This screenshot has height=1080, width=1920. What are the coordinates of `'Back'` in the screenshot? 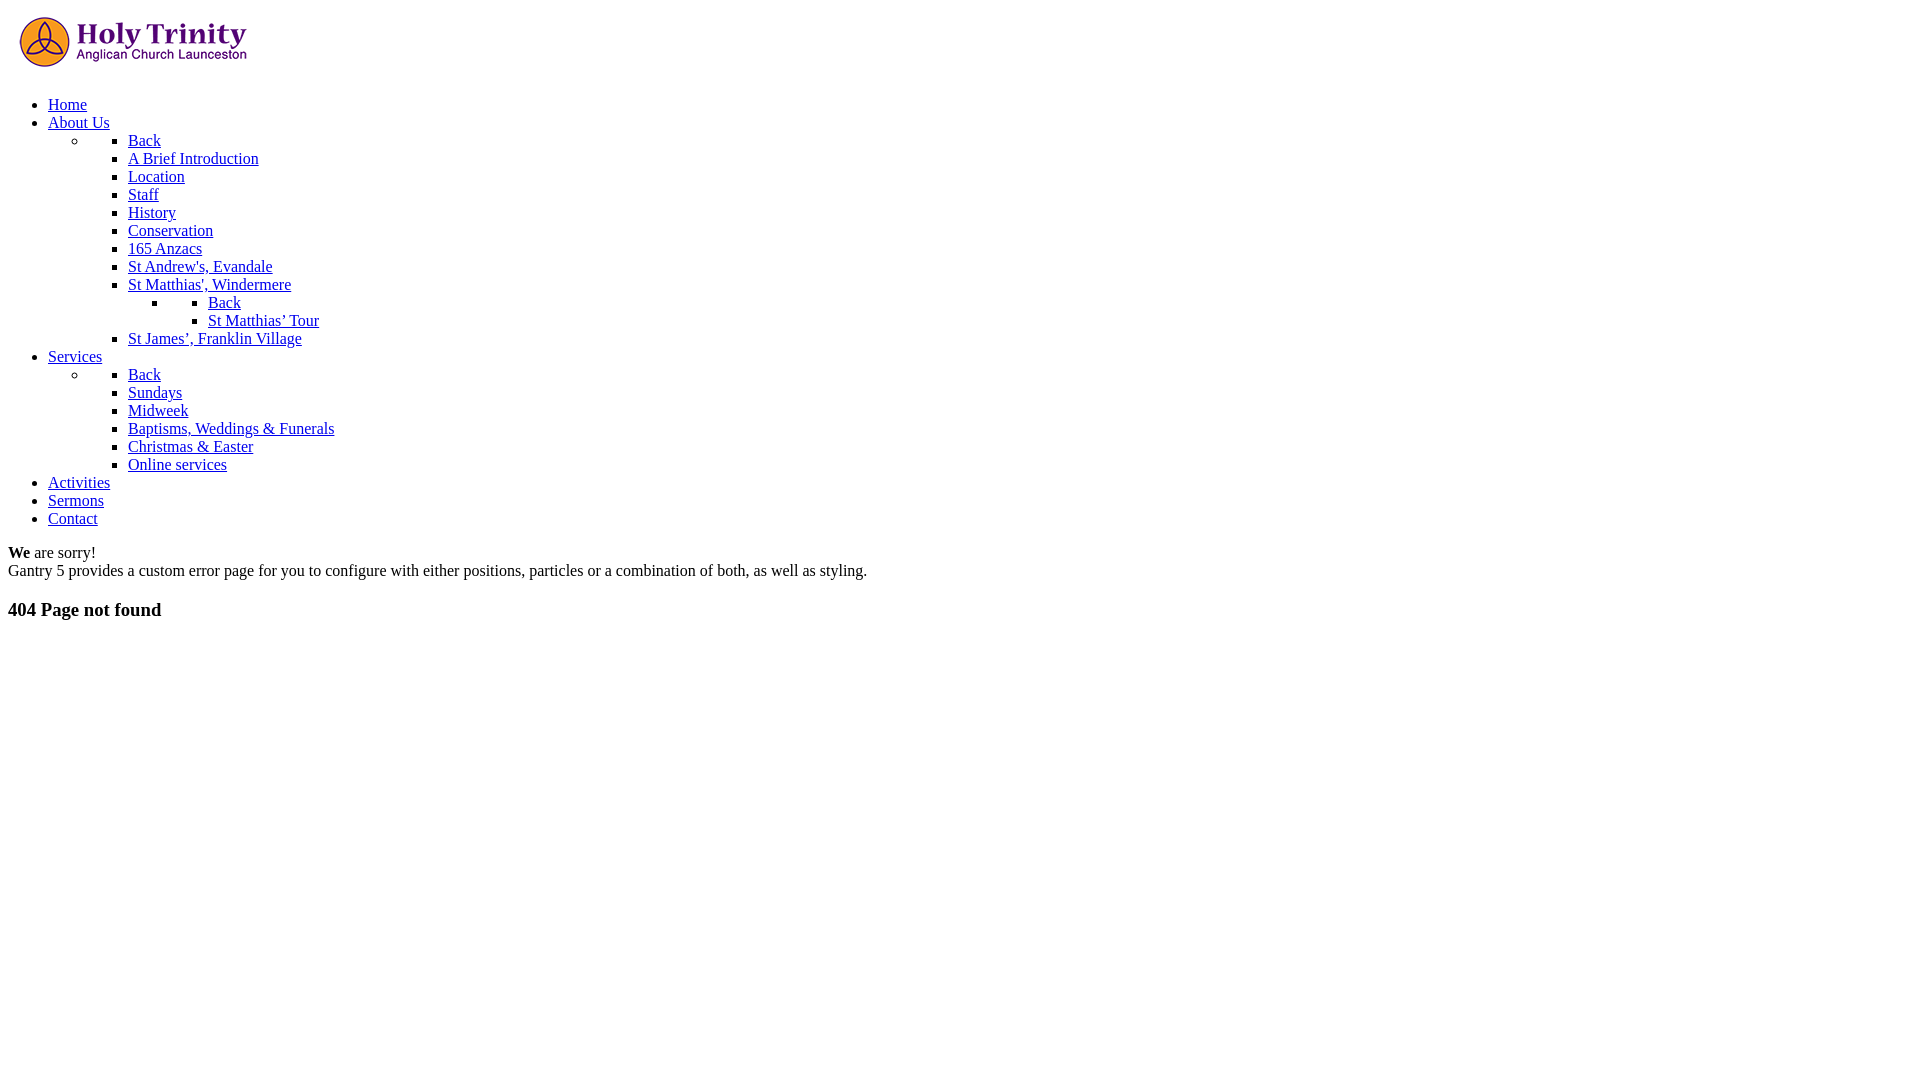 It's located at (224, 302).